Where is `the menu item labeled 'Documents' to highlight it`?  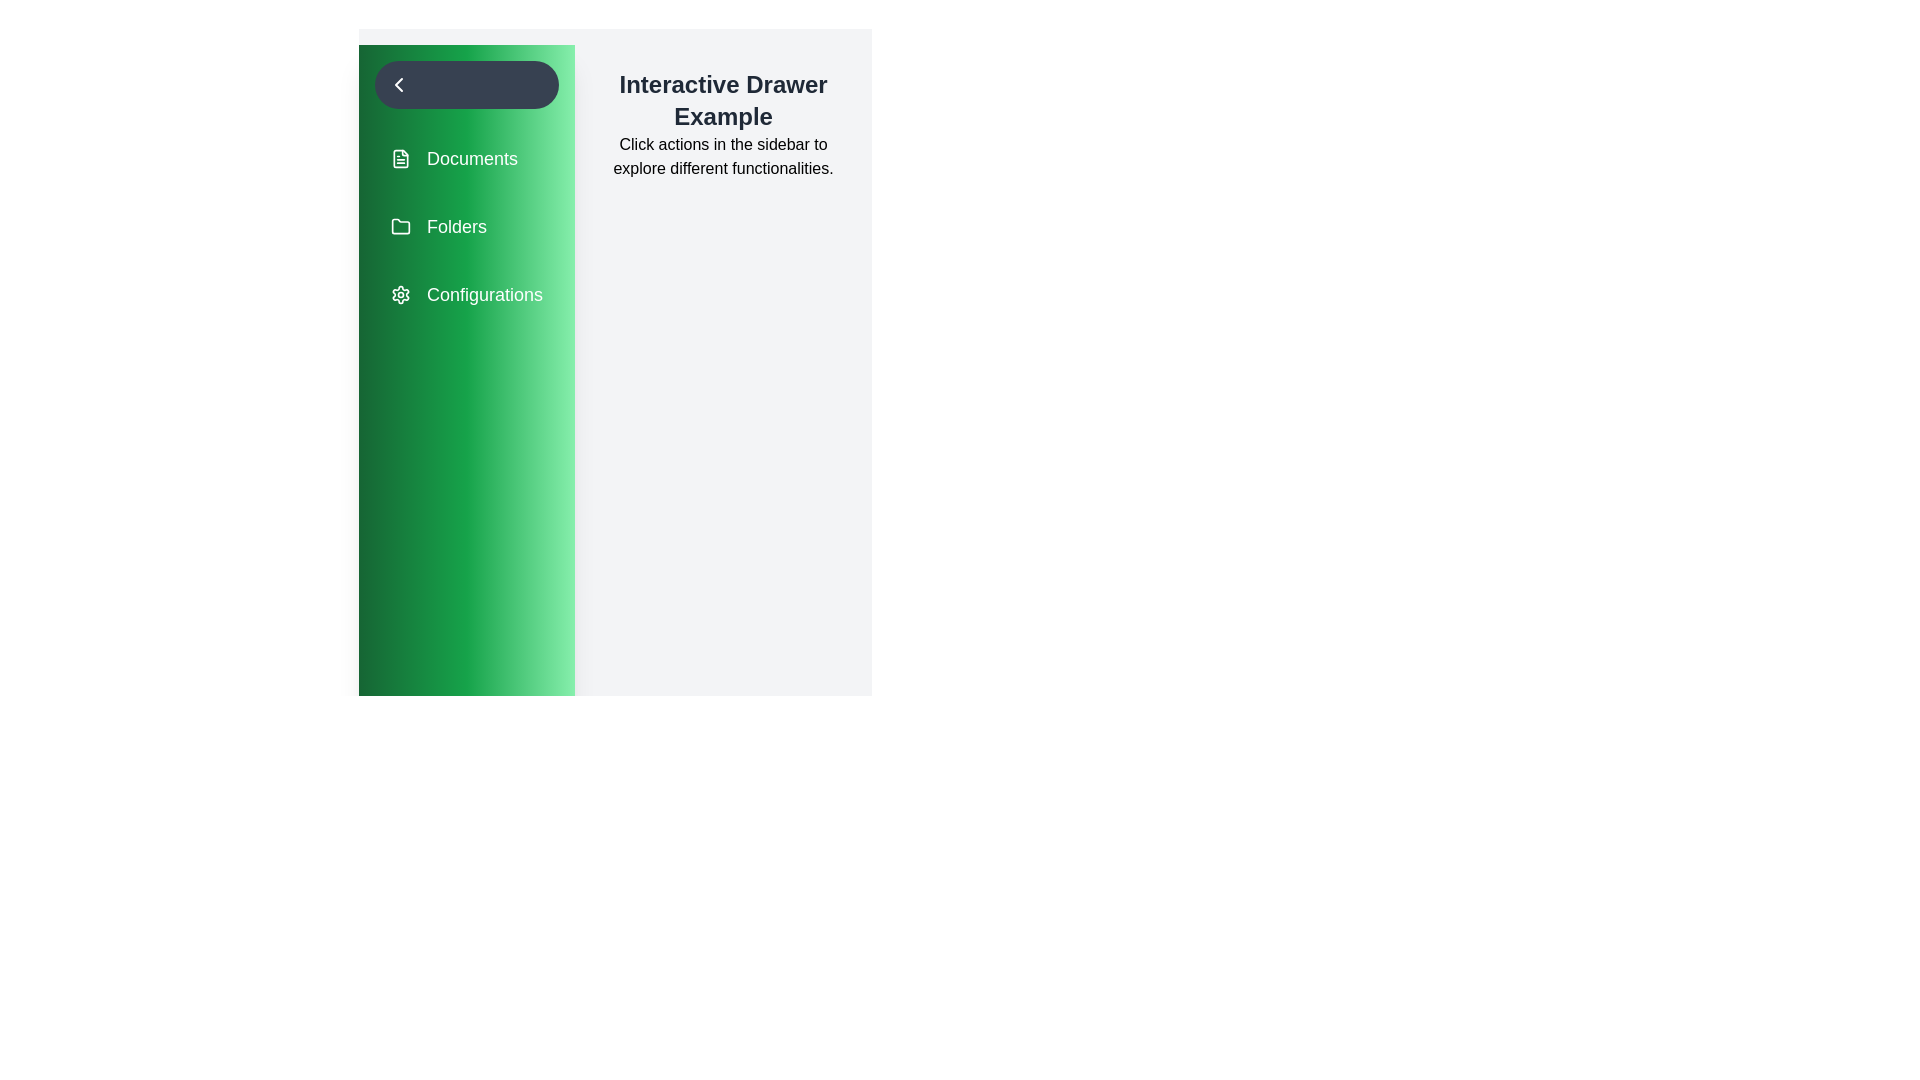
the menu item labeled 'Documents' to highlight it is located at coordinates (465, 157).